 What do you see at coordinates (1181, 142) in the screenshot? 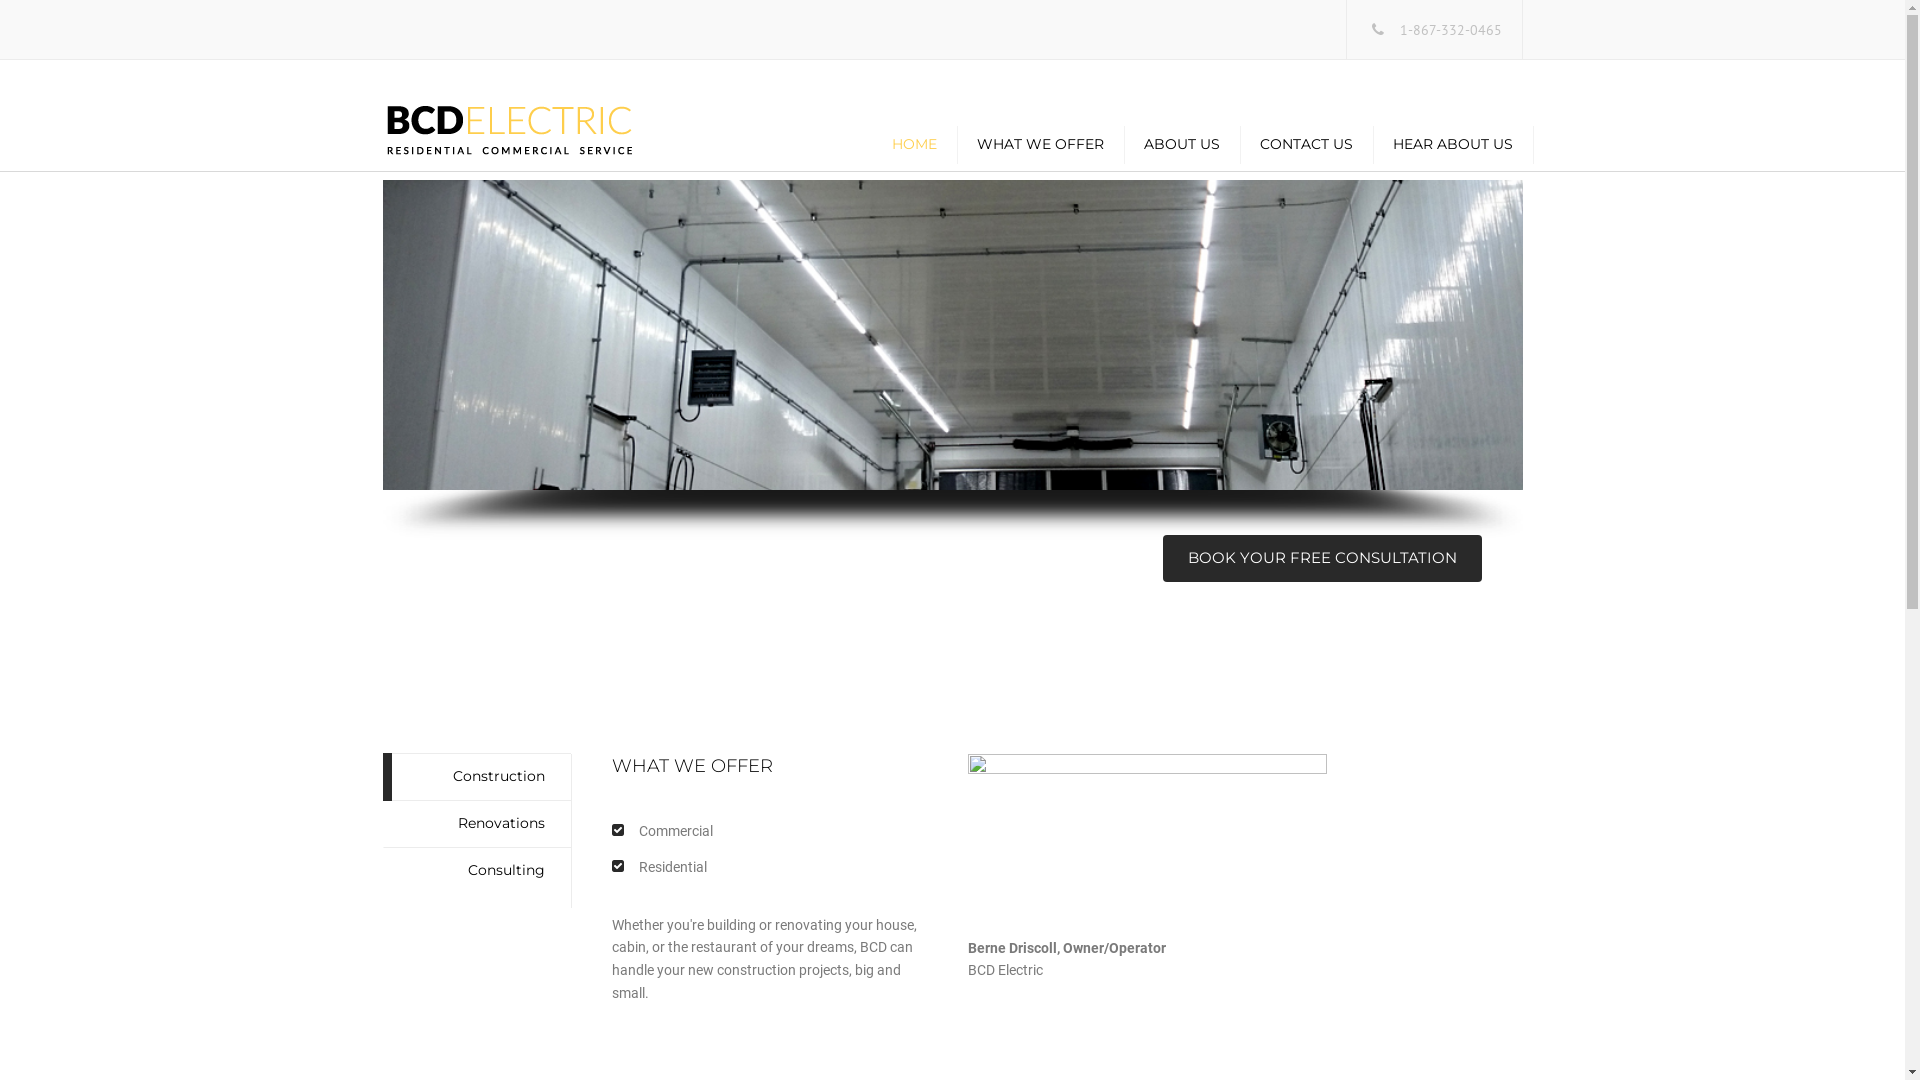
I see `'ABOUT US'` at bounding box center [1181, 142].